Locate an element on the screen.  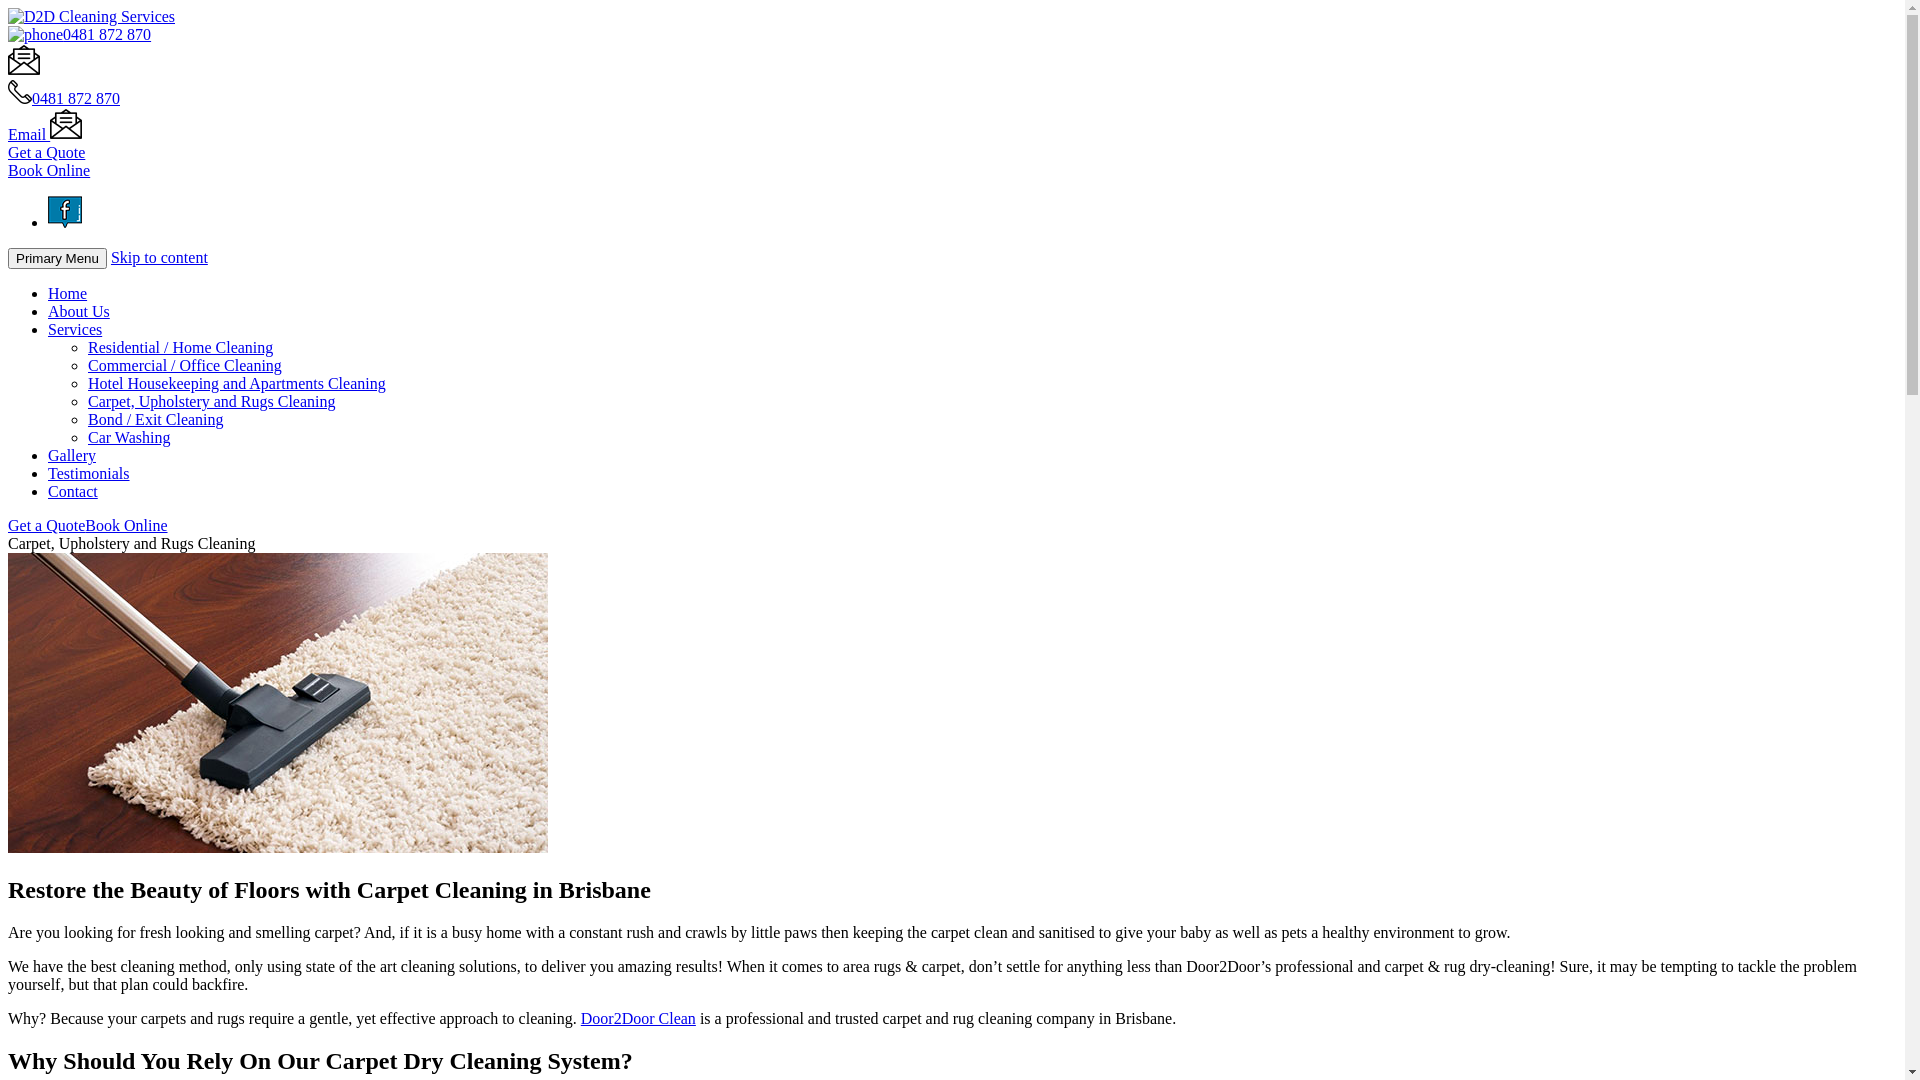
'Gallery' is located at coordinates (72, 455).